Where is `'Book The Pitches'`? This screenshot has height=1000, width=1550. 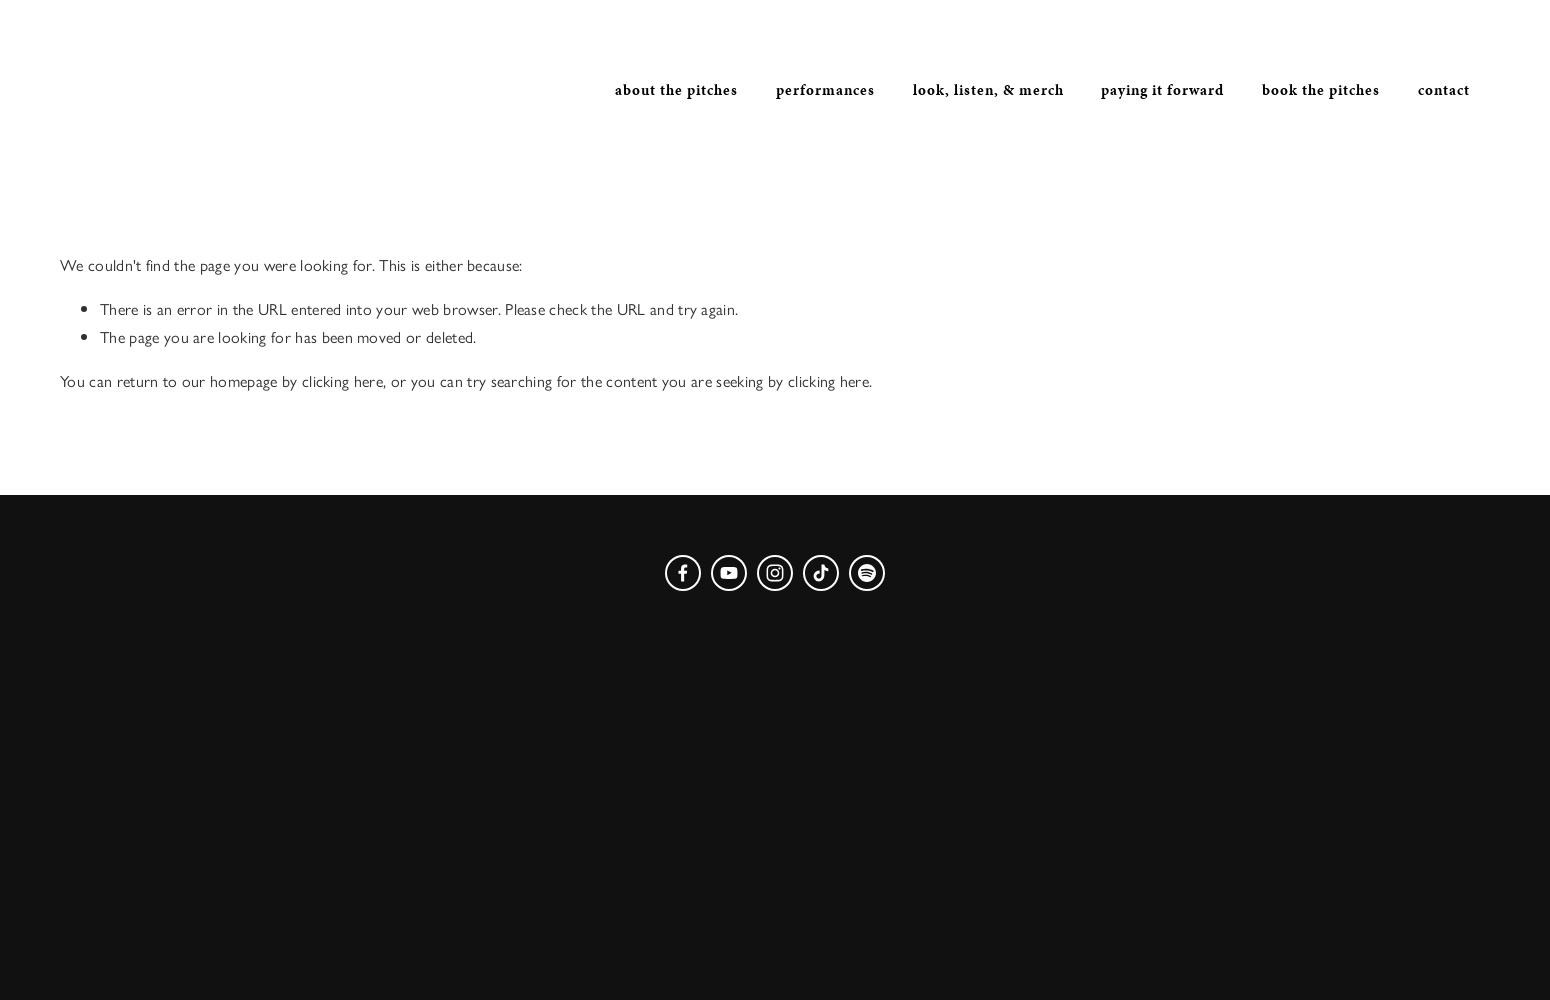 'Book The Pitches' is located at coordinates (1261, 89).